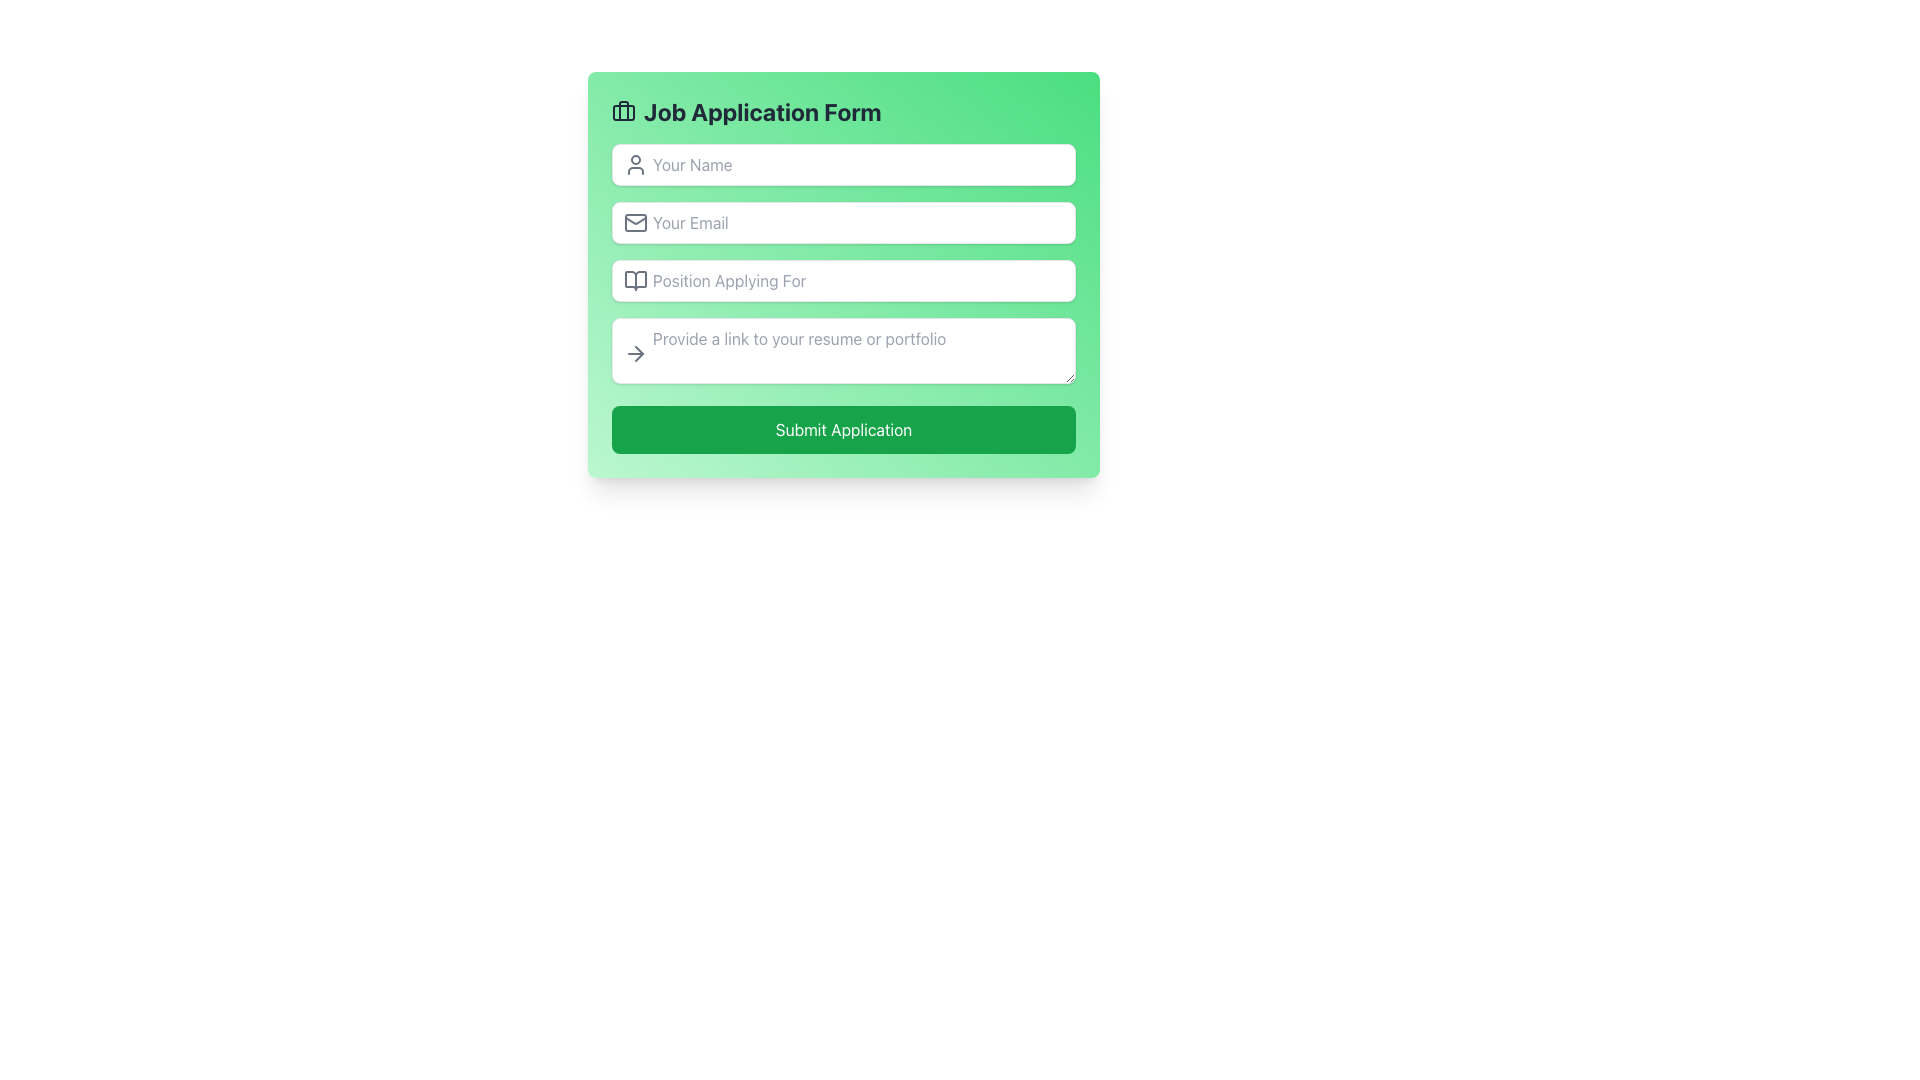  Describe the element at coordinates (844, 350) in the screenshot. I see `the text input field for entering a URL linking to the resume or portfolio` at that location.